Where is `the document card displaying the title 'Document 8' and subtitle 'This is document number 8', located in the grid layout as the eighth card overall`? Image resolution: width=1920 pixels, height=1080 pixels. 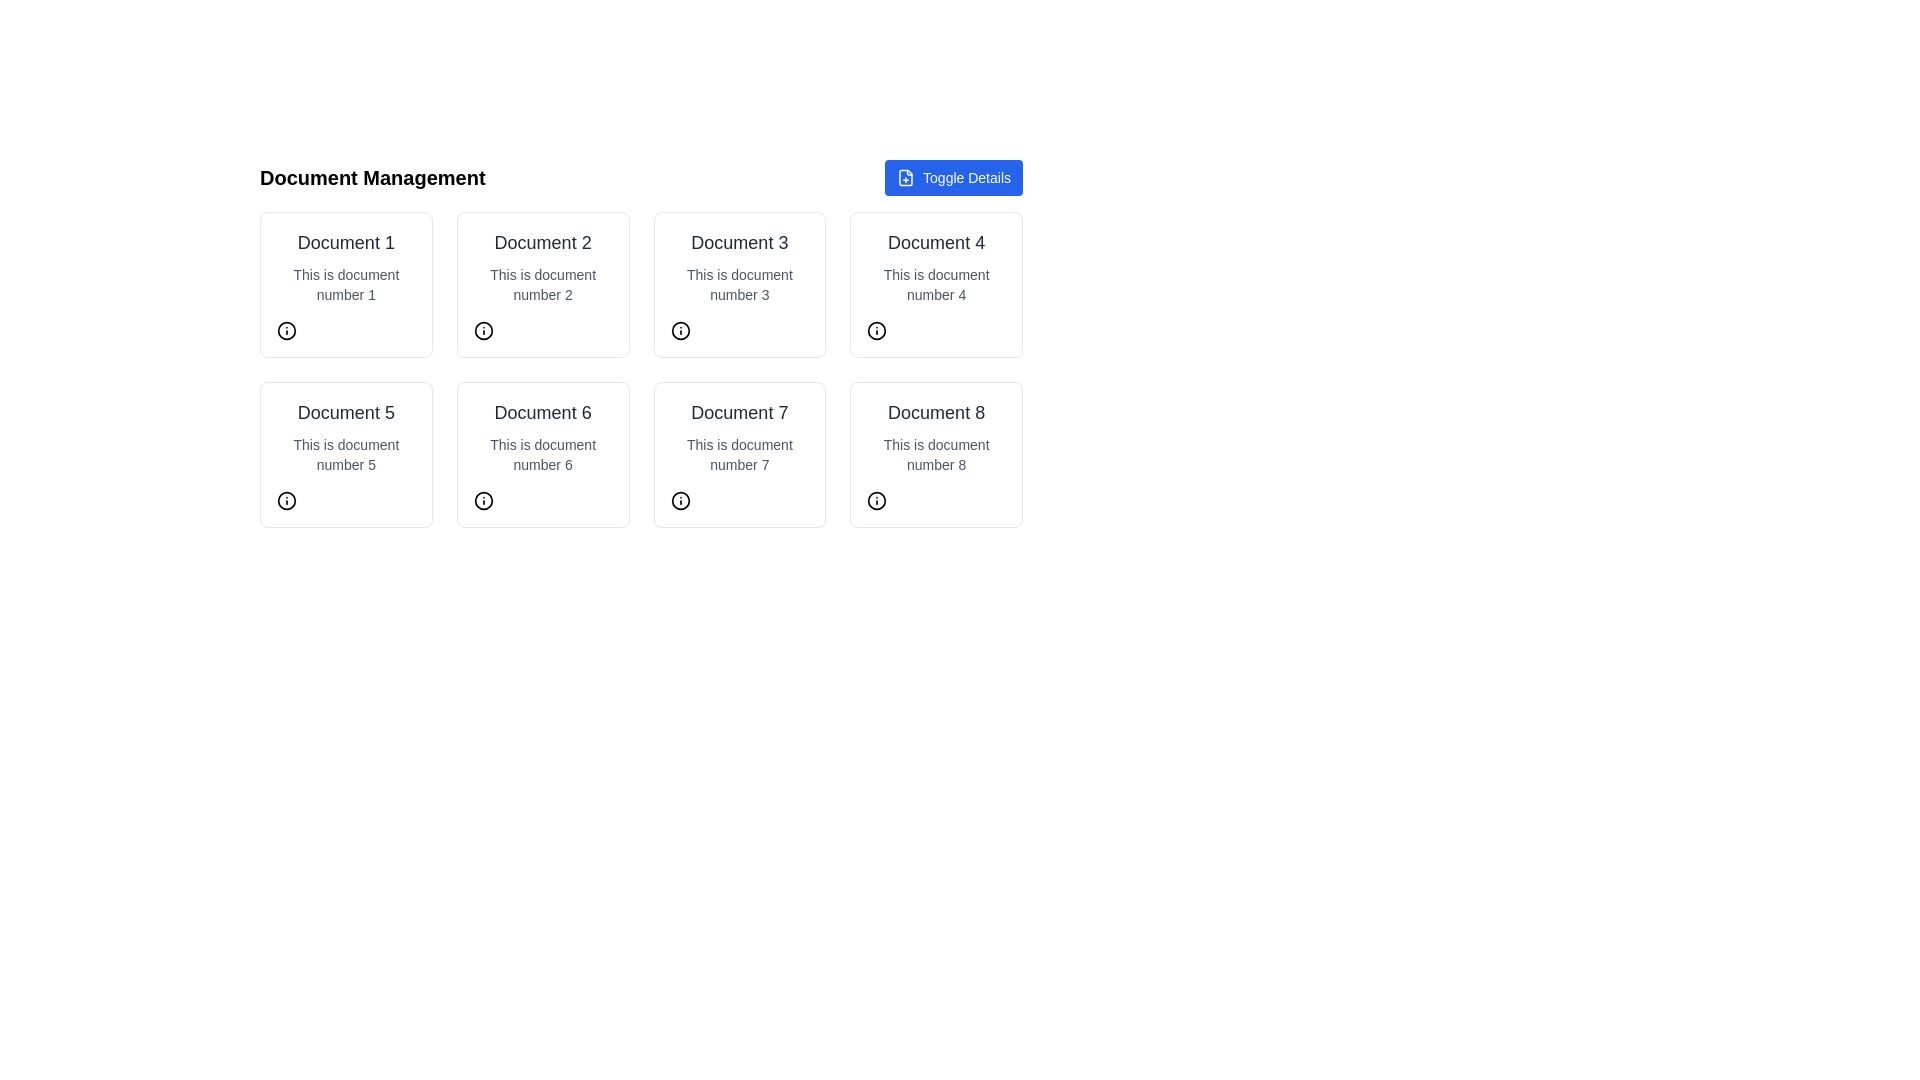 the document card displaying the title 'Document 8' and subtitle 'This is document number 8', located in the grid layout as the eighth card overall is located at coordinates (935, 455).